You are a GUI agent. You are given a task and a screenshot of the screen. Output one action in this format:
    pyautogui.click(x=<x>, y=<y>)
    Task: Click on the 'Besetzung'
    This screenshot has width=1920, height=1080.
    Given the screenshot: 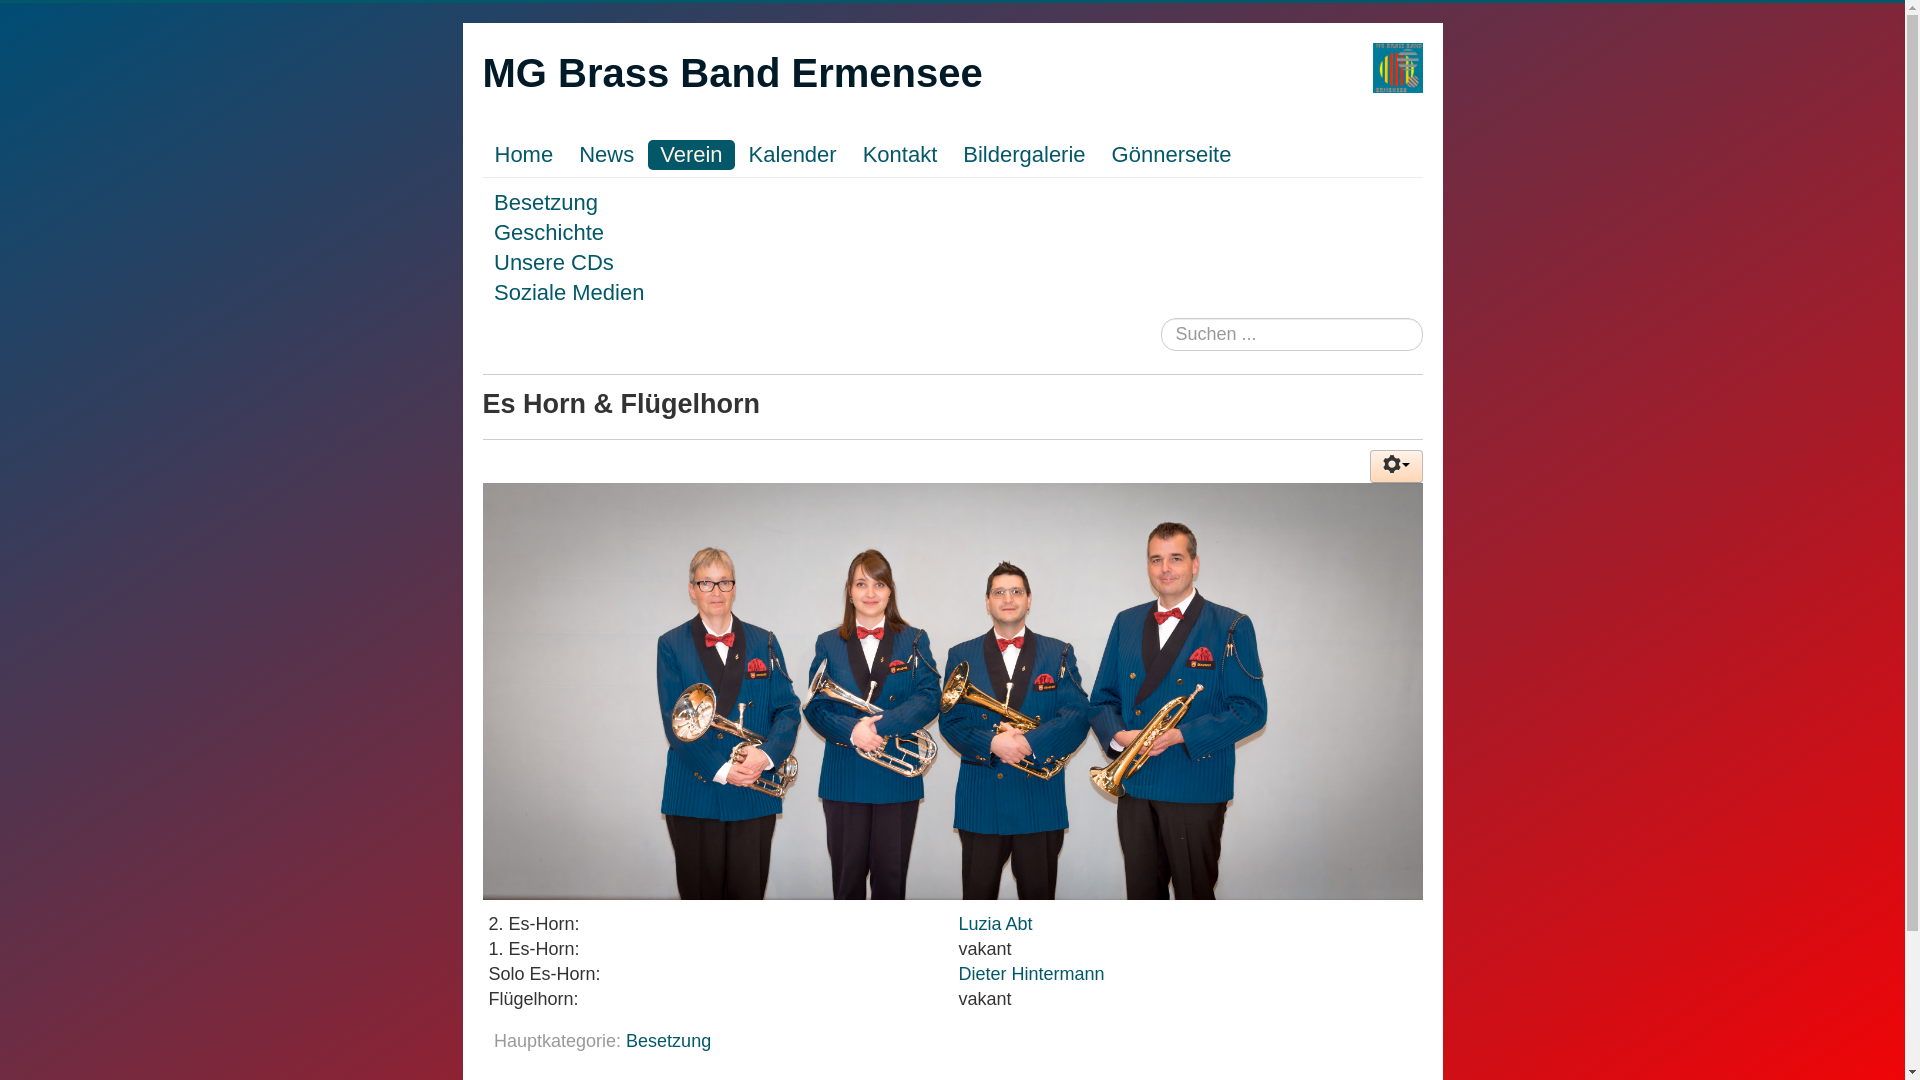 What is the action you would take?
    pyautogui.click(x=546, y=202)
    